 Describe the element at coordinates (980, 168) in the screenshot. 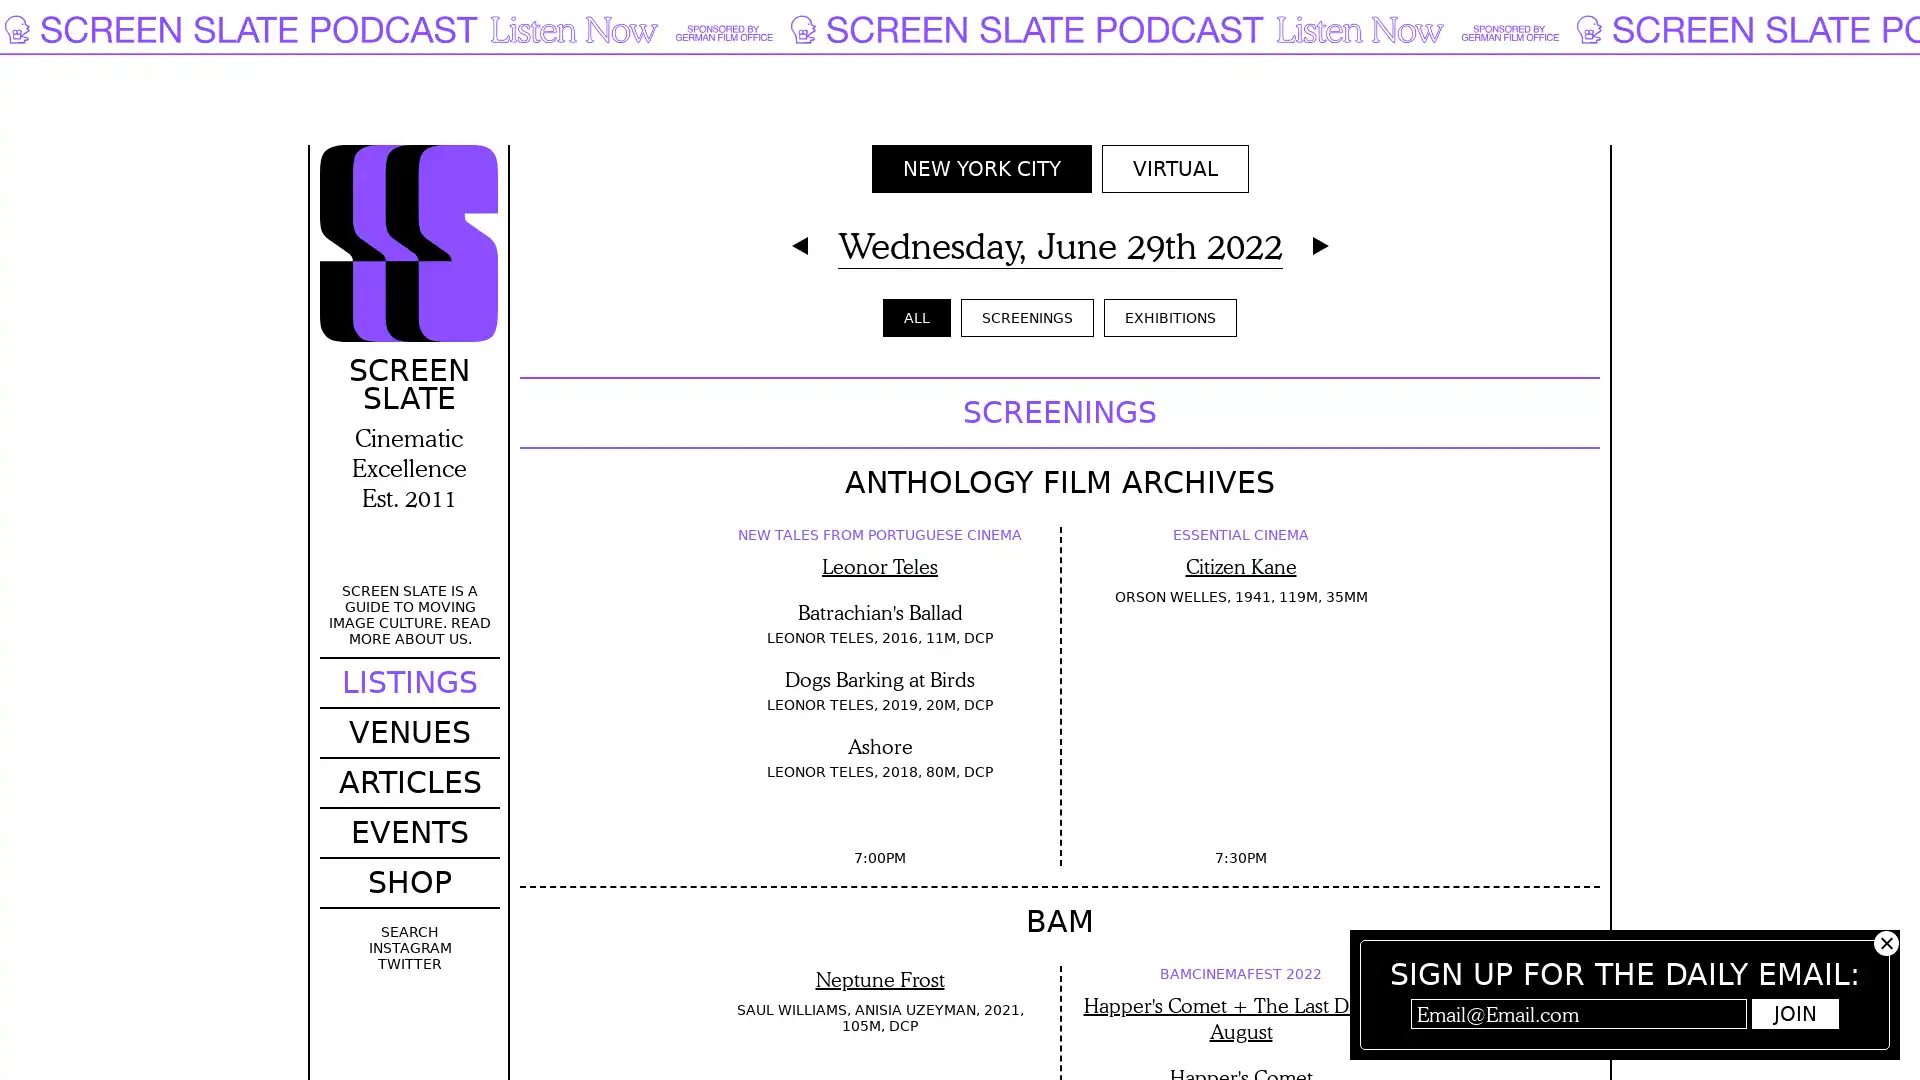

I see `NEW YORK CITY` at that location.